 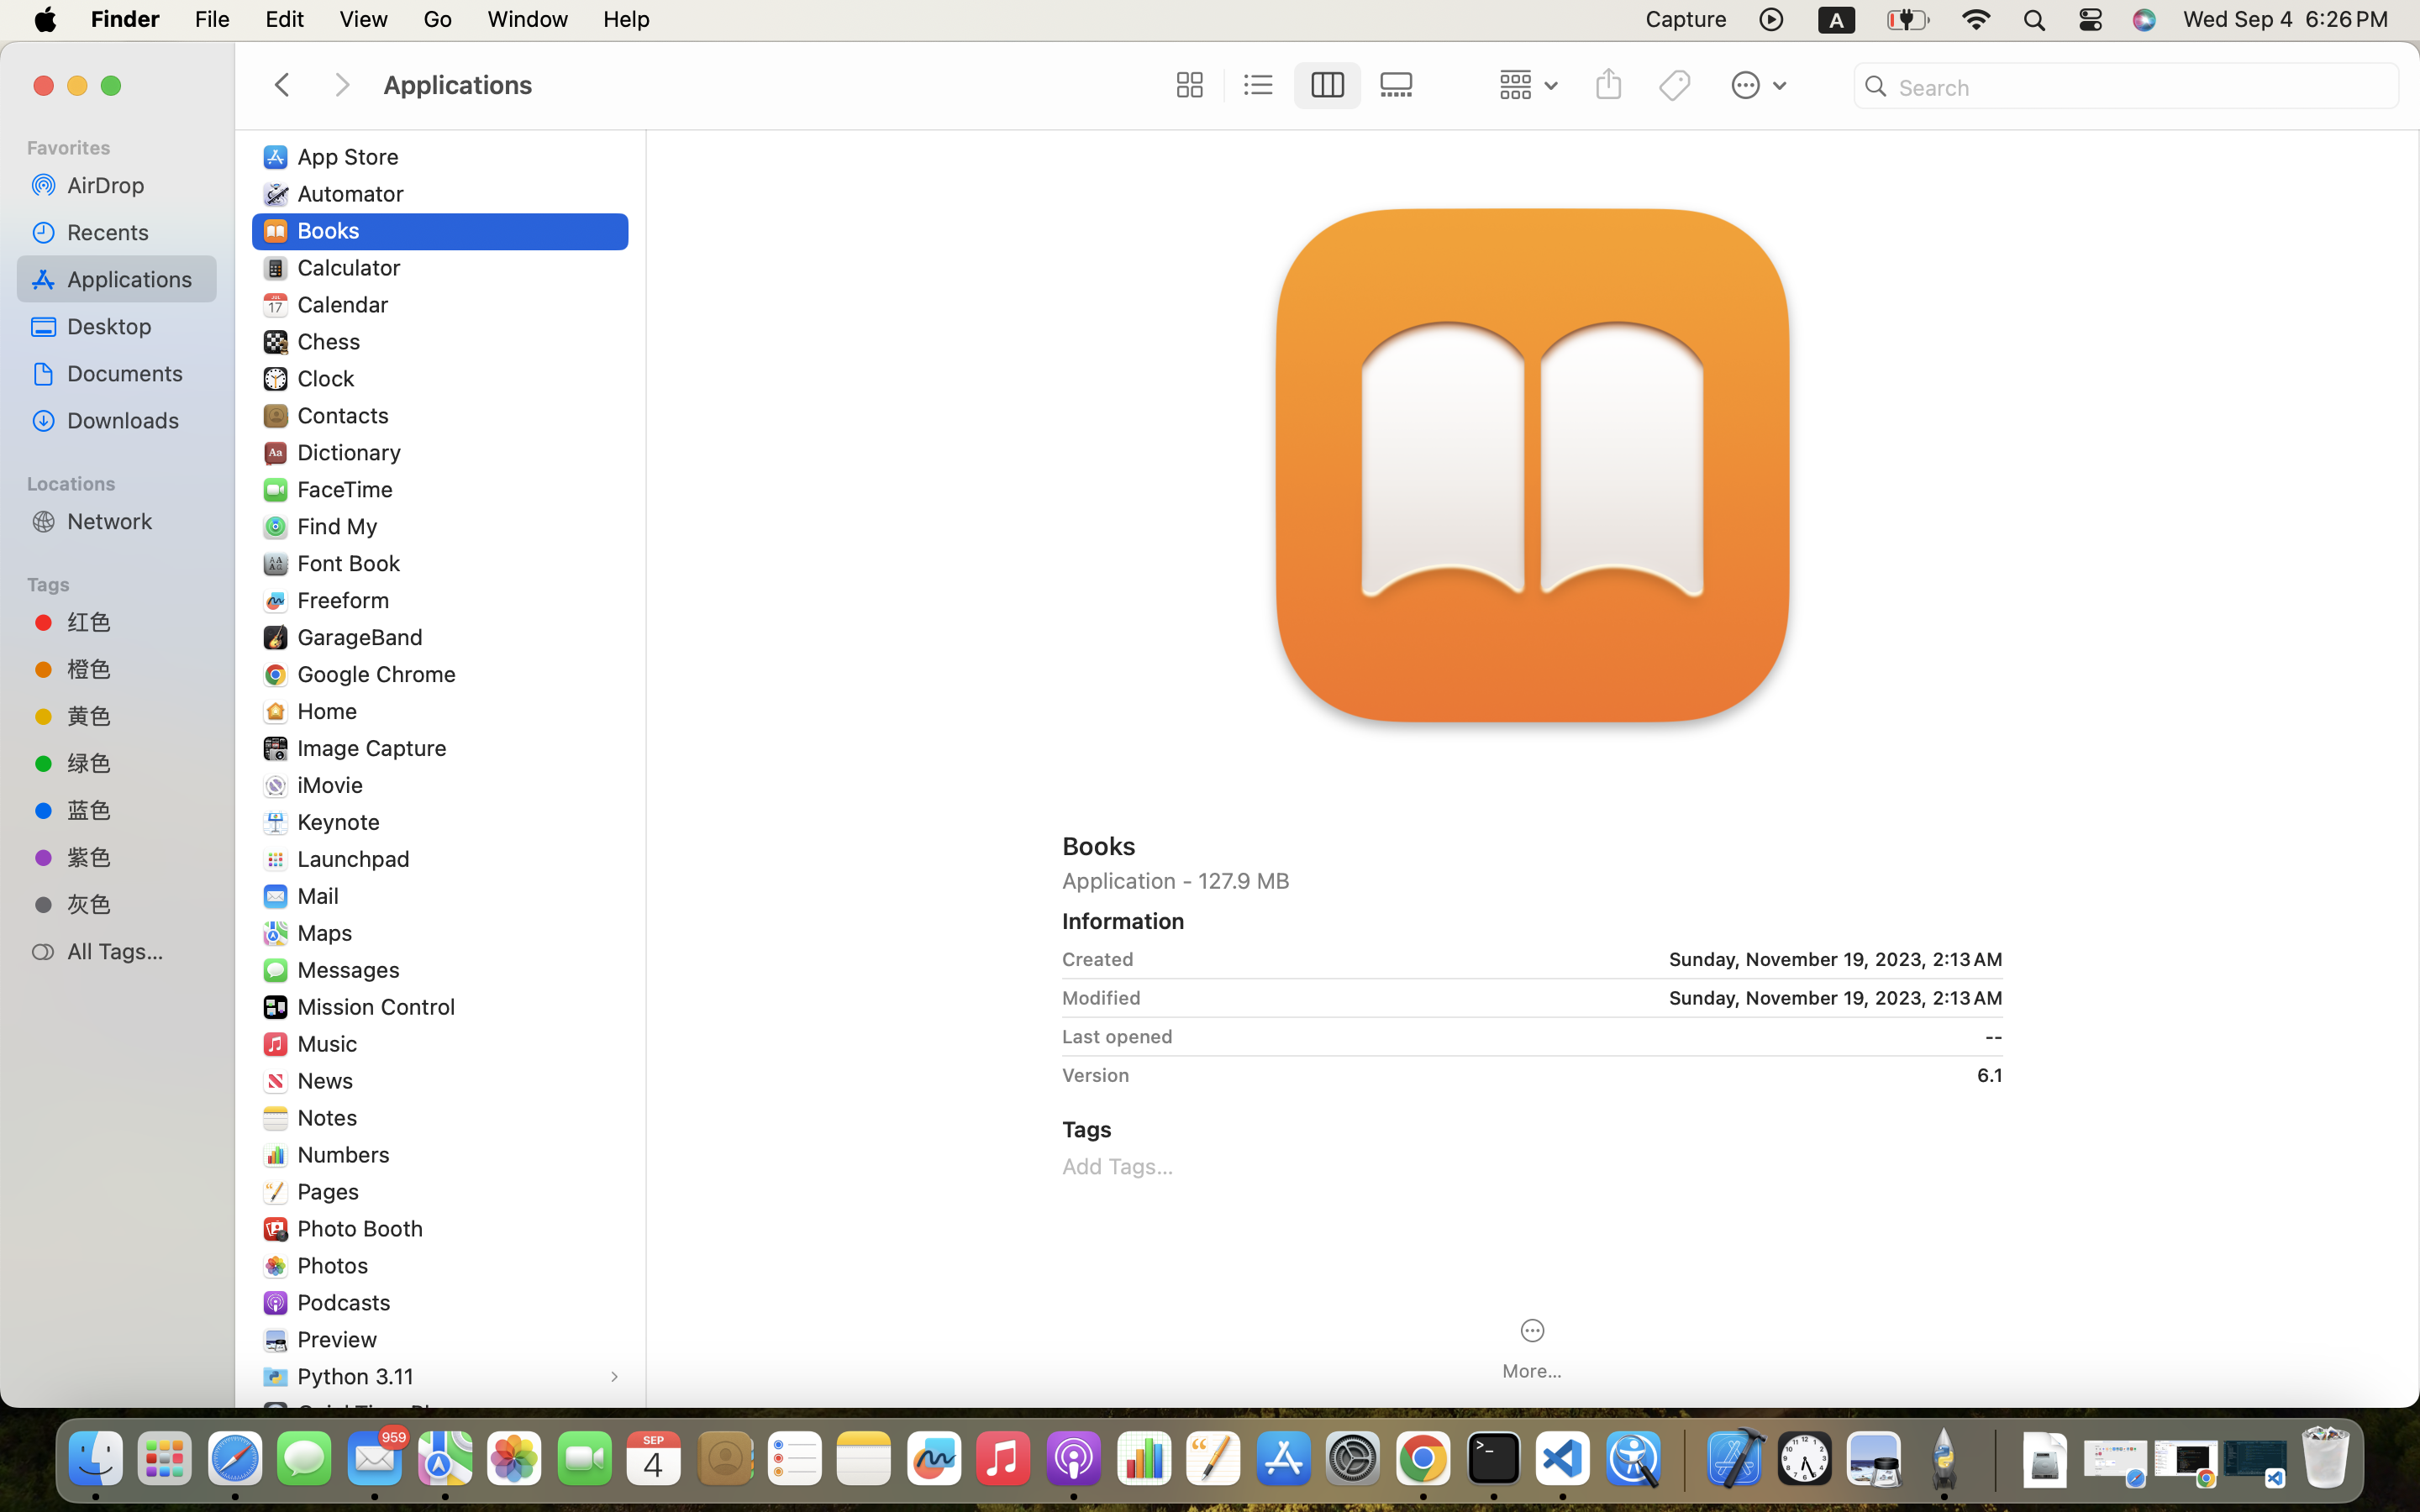 I want to click on 'Automator', so click(x=354, y=192).